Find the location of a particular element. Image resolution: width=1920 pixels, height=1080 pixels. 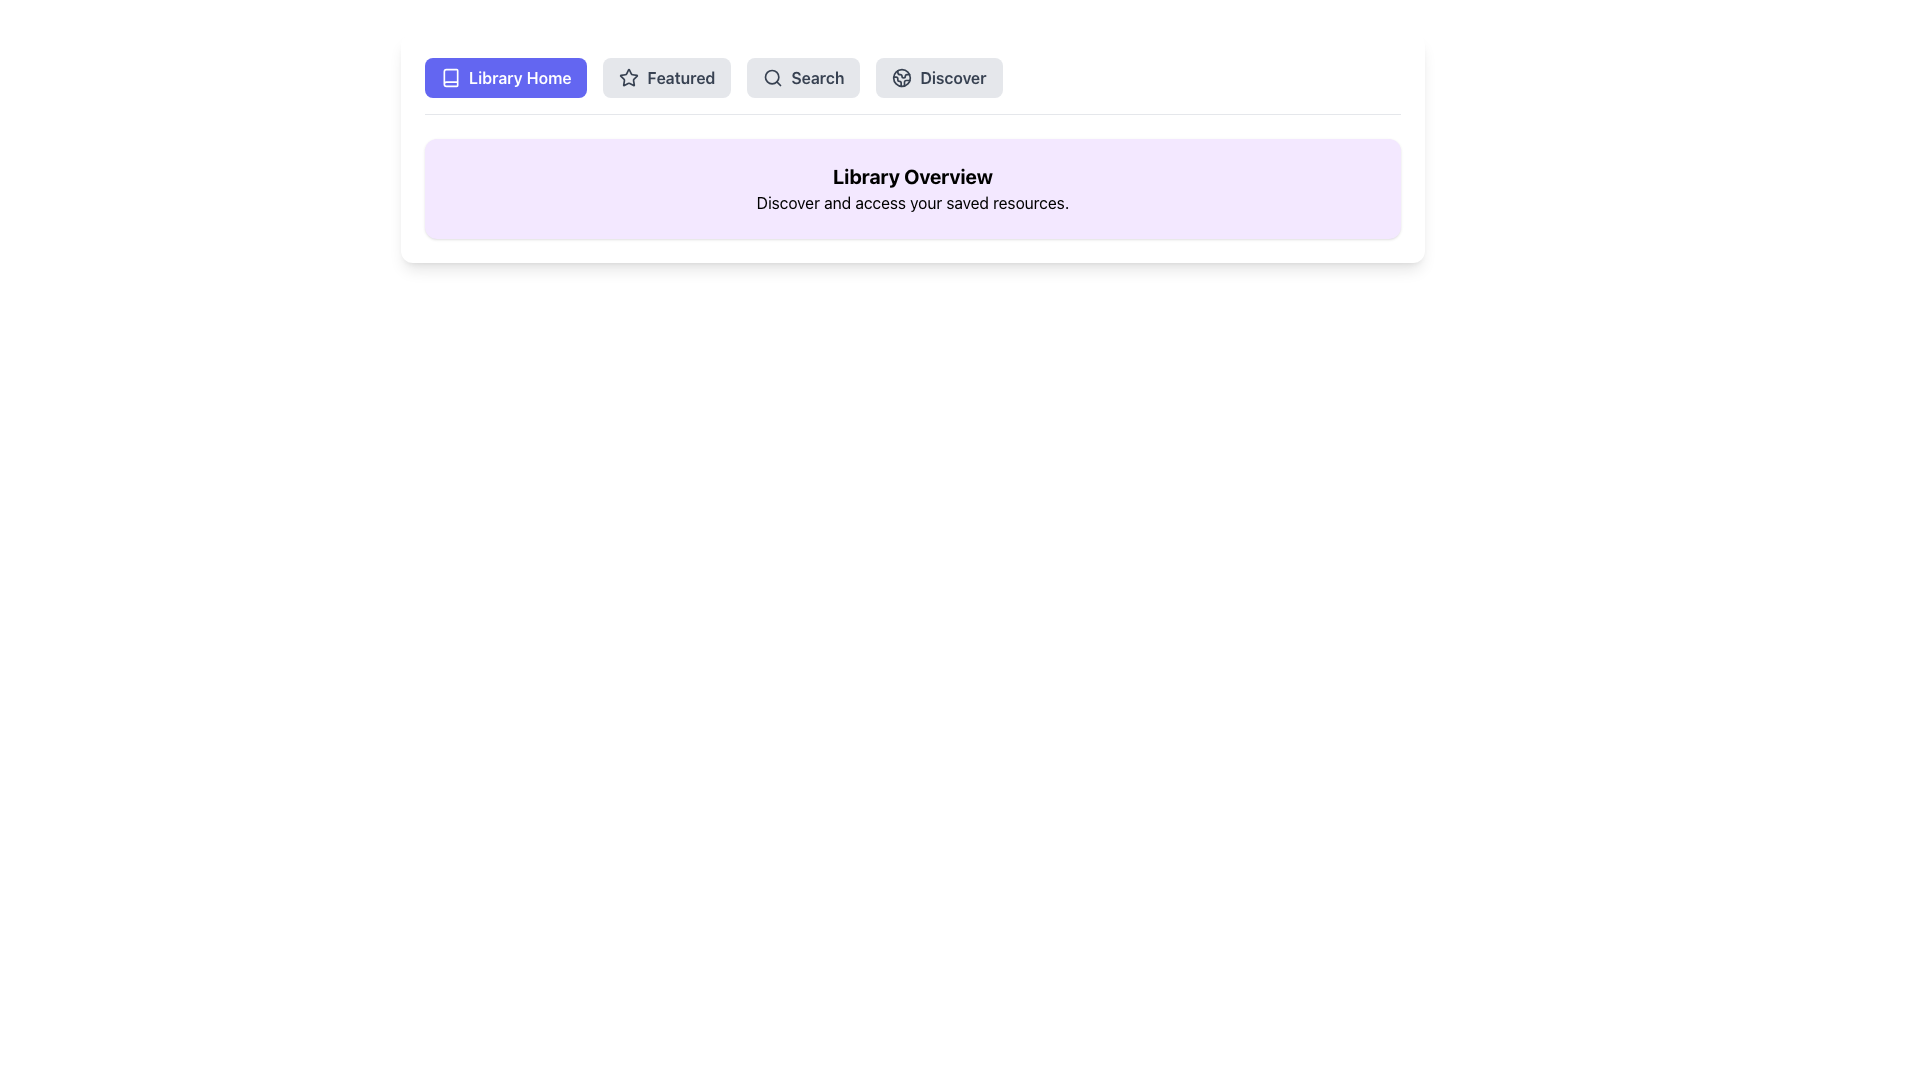

the 'Search' button, which is a rounded rectangle with a light gray background and a magnifying glass icon, located in the navigation bar between the 'Featured' and 'Discover' buttons is located at coordinates (803, 76).